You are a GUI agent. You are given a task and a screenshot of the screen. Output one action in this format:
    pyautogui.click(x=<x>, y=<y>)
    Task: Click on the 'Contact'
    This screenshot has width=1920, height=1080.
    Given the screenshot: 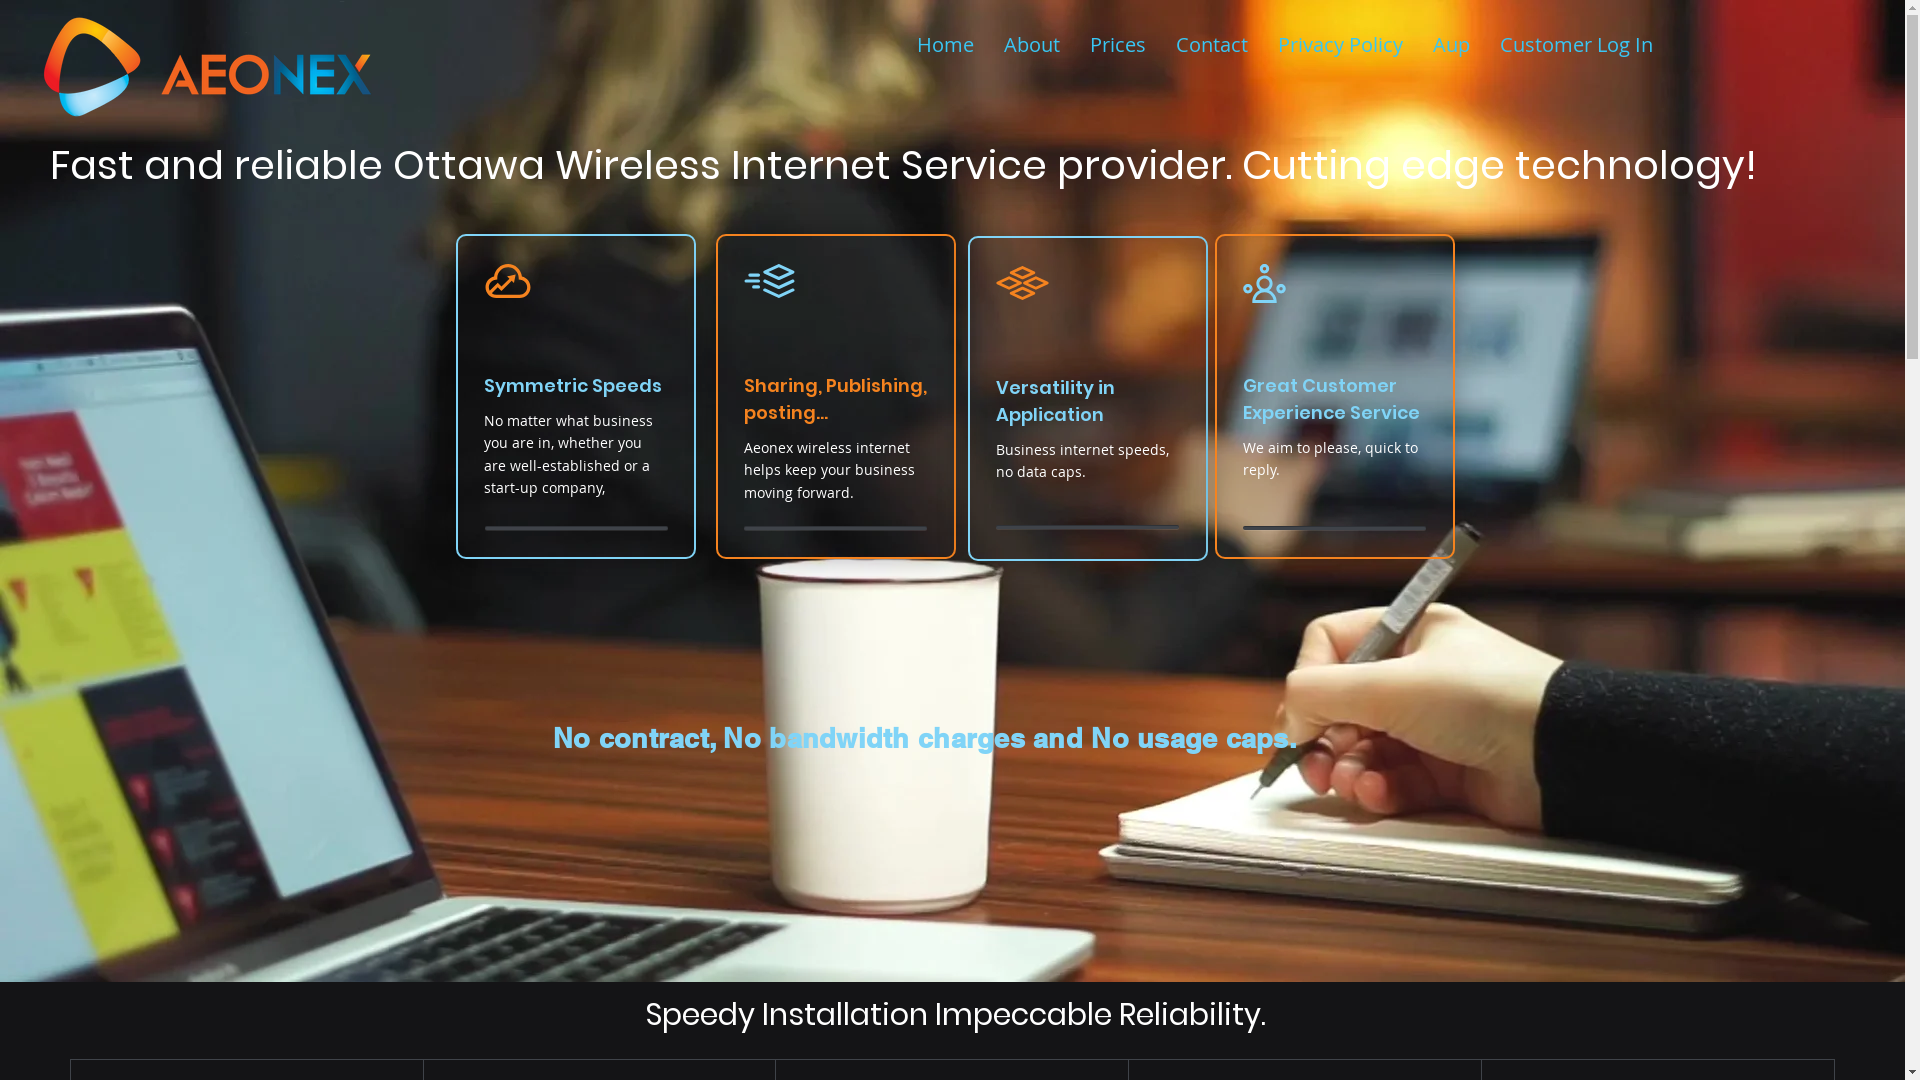 What is the action you would take?
    pyautogui.click(x=1211, y=45)
    